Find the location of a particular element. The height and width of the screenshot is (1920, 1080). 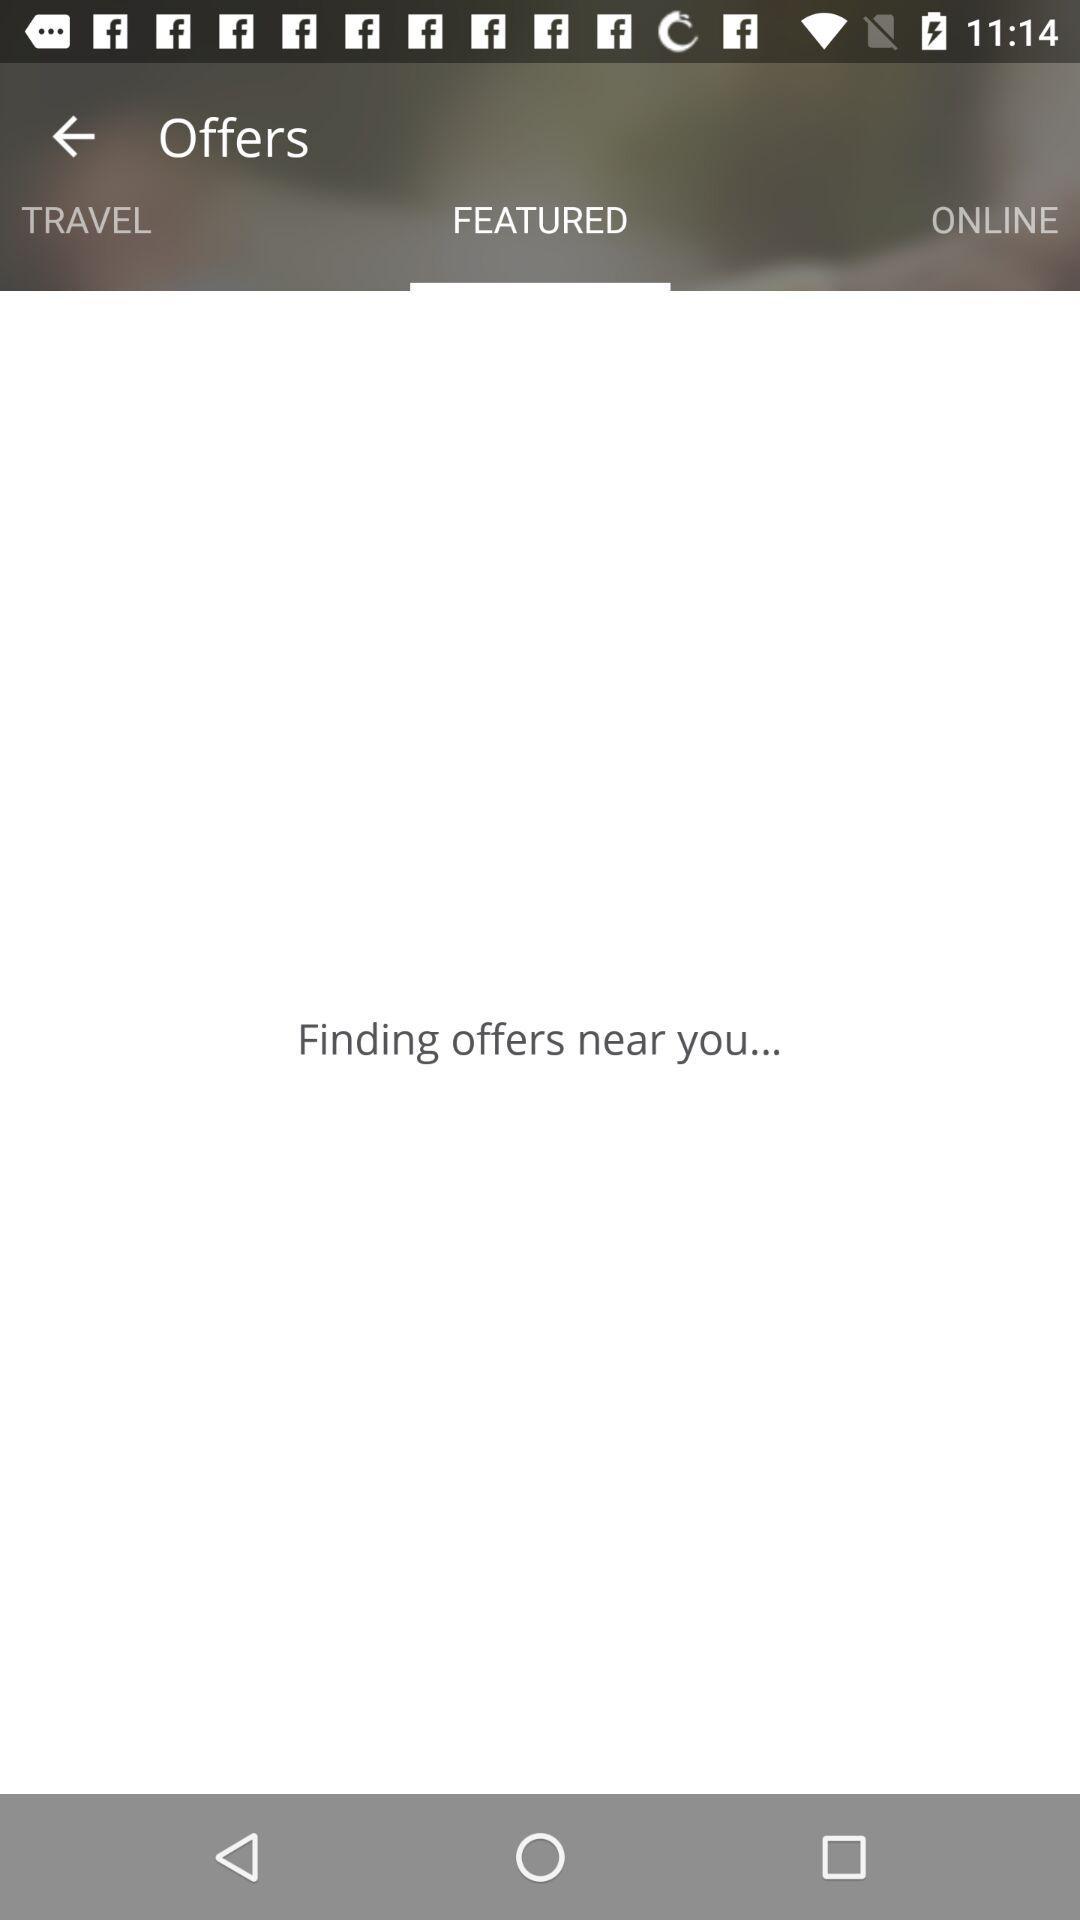

the app next to offers icon is located at coordinates (72, 135).